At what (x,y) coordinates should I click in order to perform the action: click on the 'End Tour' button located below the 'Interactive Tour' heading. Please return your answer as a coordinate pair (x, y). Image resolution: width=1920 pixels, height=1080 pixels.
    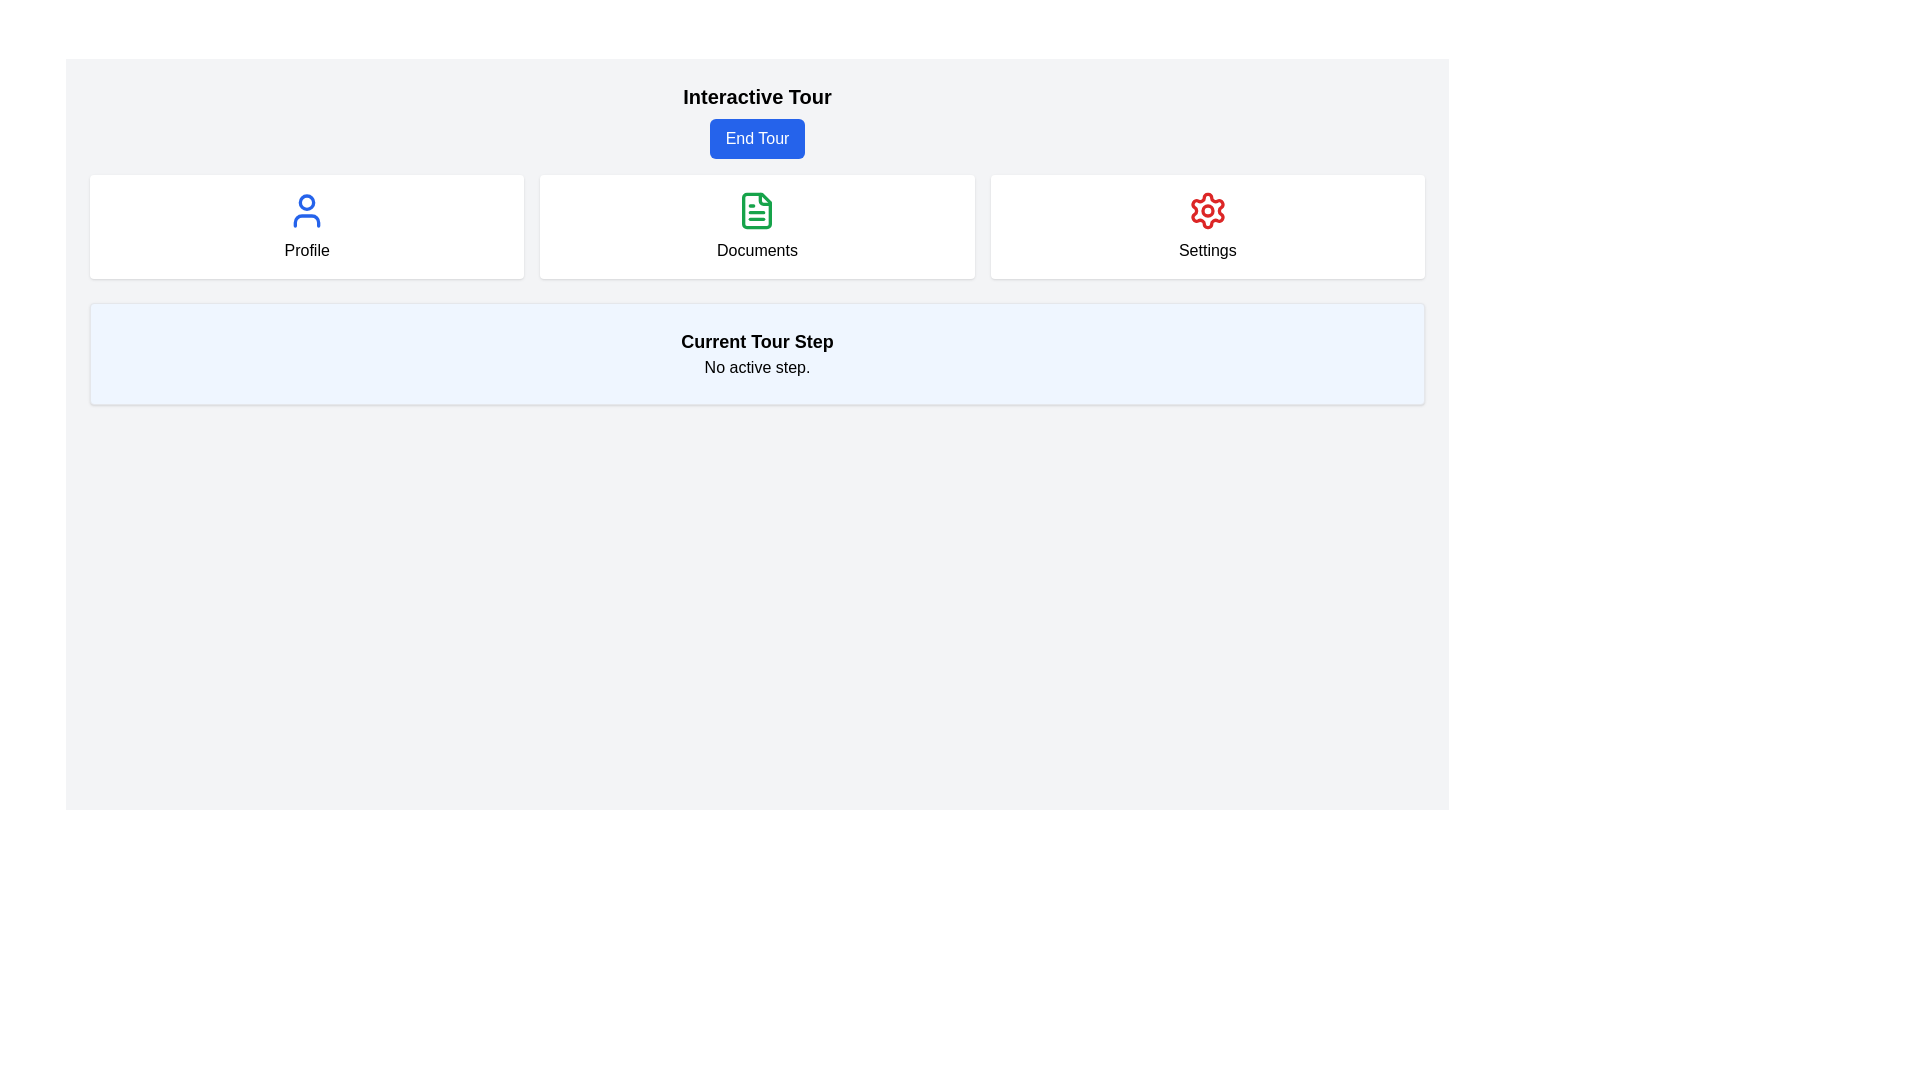
    Looking at the image, I should click on (756, 120).